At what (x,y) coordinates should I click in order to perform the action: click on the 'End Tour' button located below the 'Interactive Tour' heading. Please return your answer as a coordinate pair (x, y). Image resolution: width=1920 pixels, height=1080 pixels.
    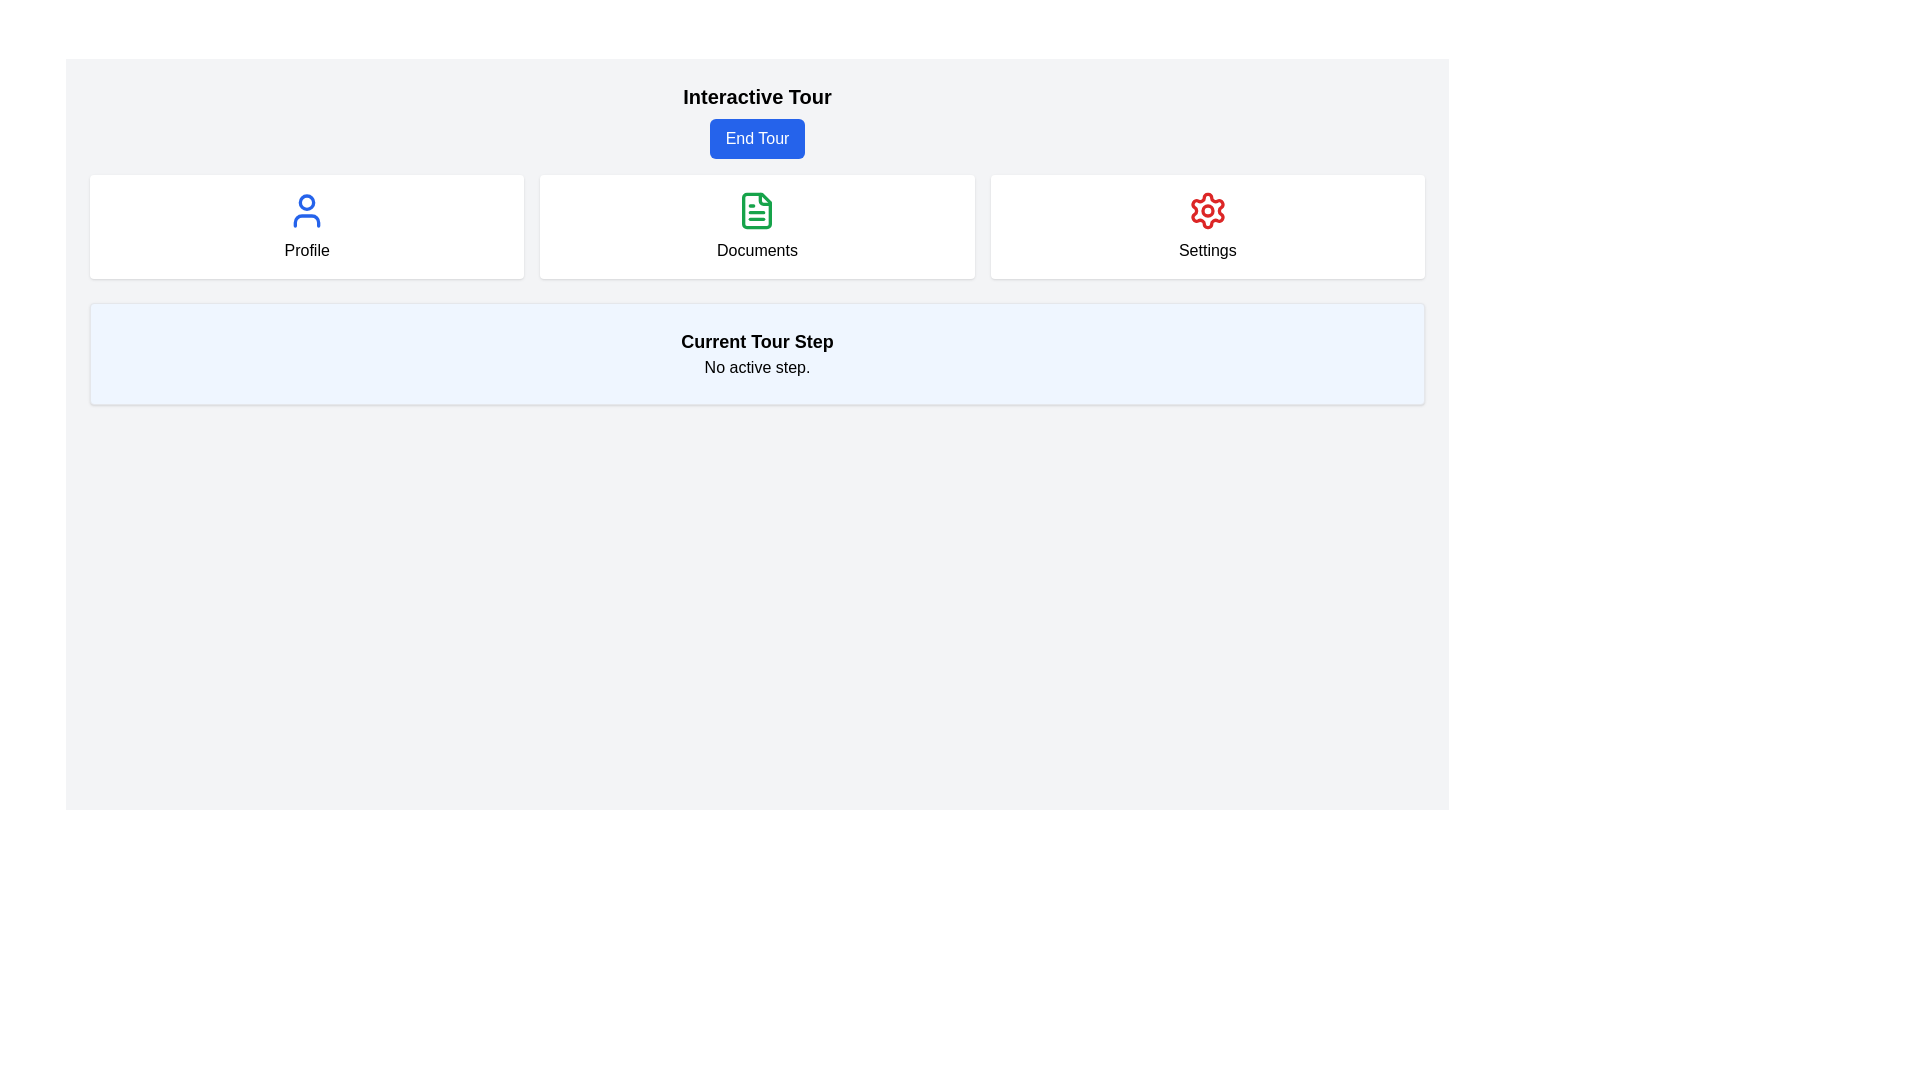
    Looking at the image, I should click on (756, 120).